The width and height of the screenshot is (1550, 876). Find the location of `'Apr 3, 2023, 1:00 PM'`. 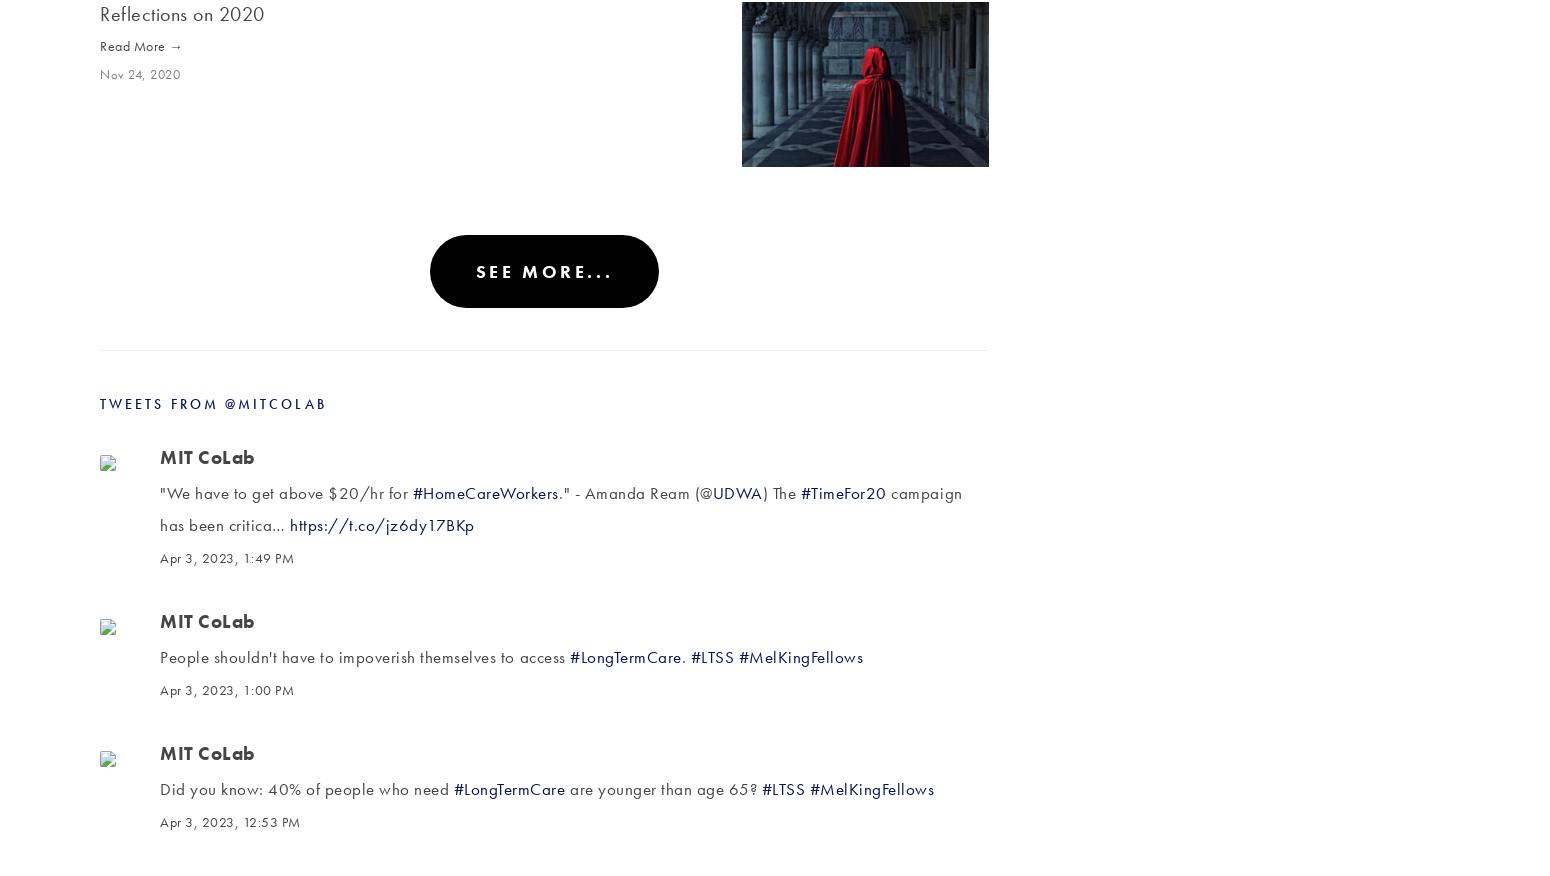

'Apr 3, 2023, 1:00 PM' is located at coordinates (158, 689).